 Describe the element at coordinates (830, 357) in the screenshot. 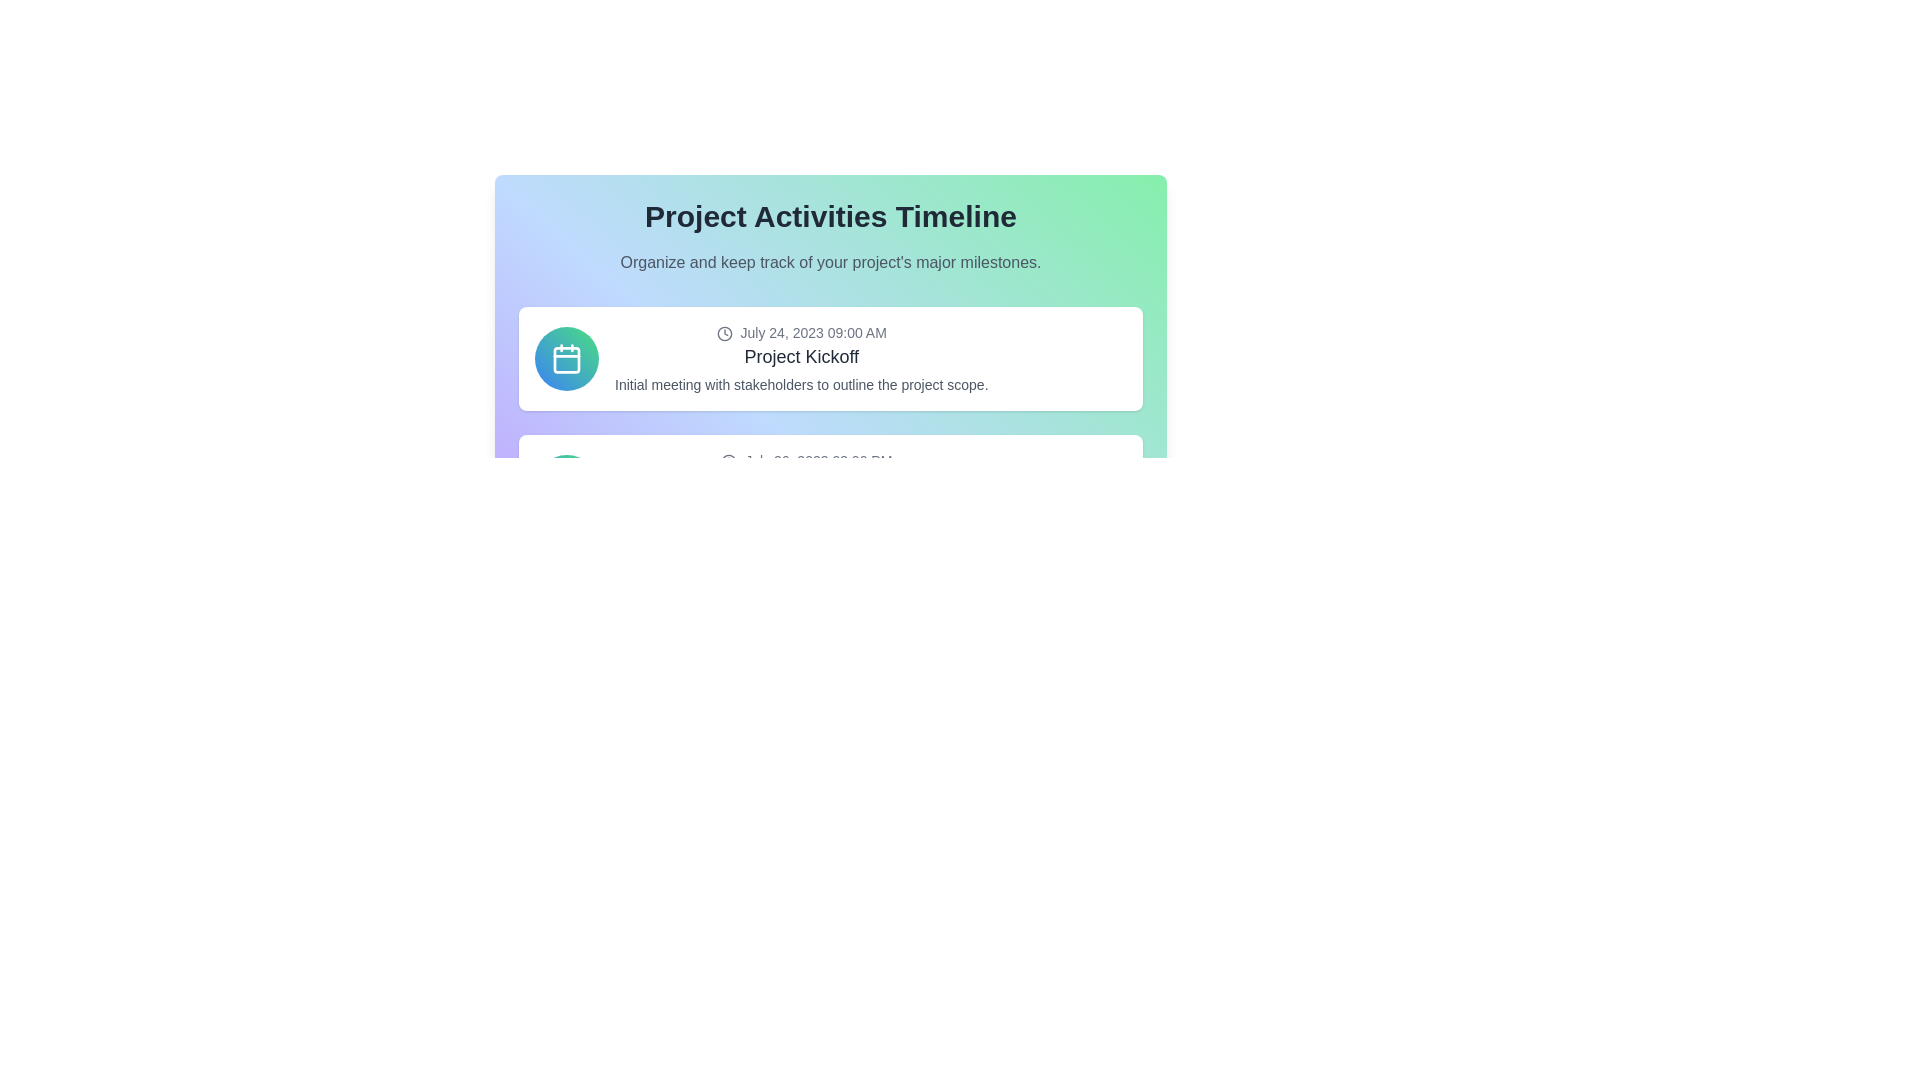

I see `the first card in the Project Activities Timeline` at that location.